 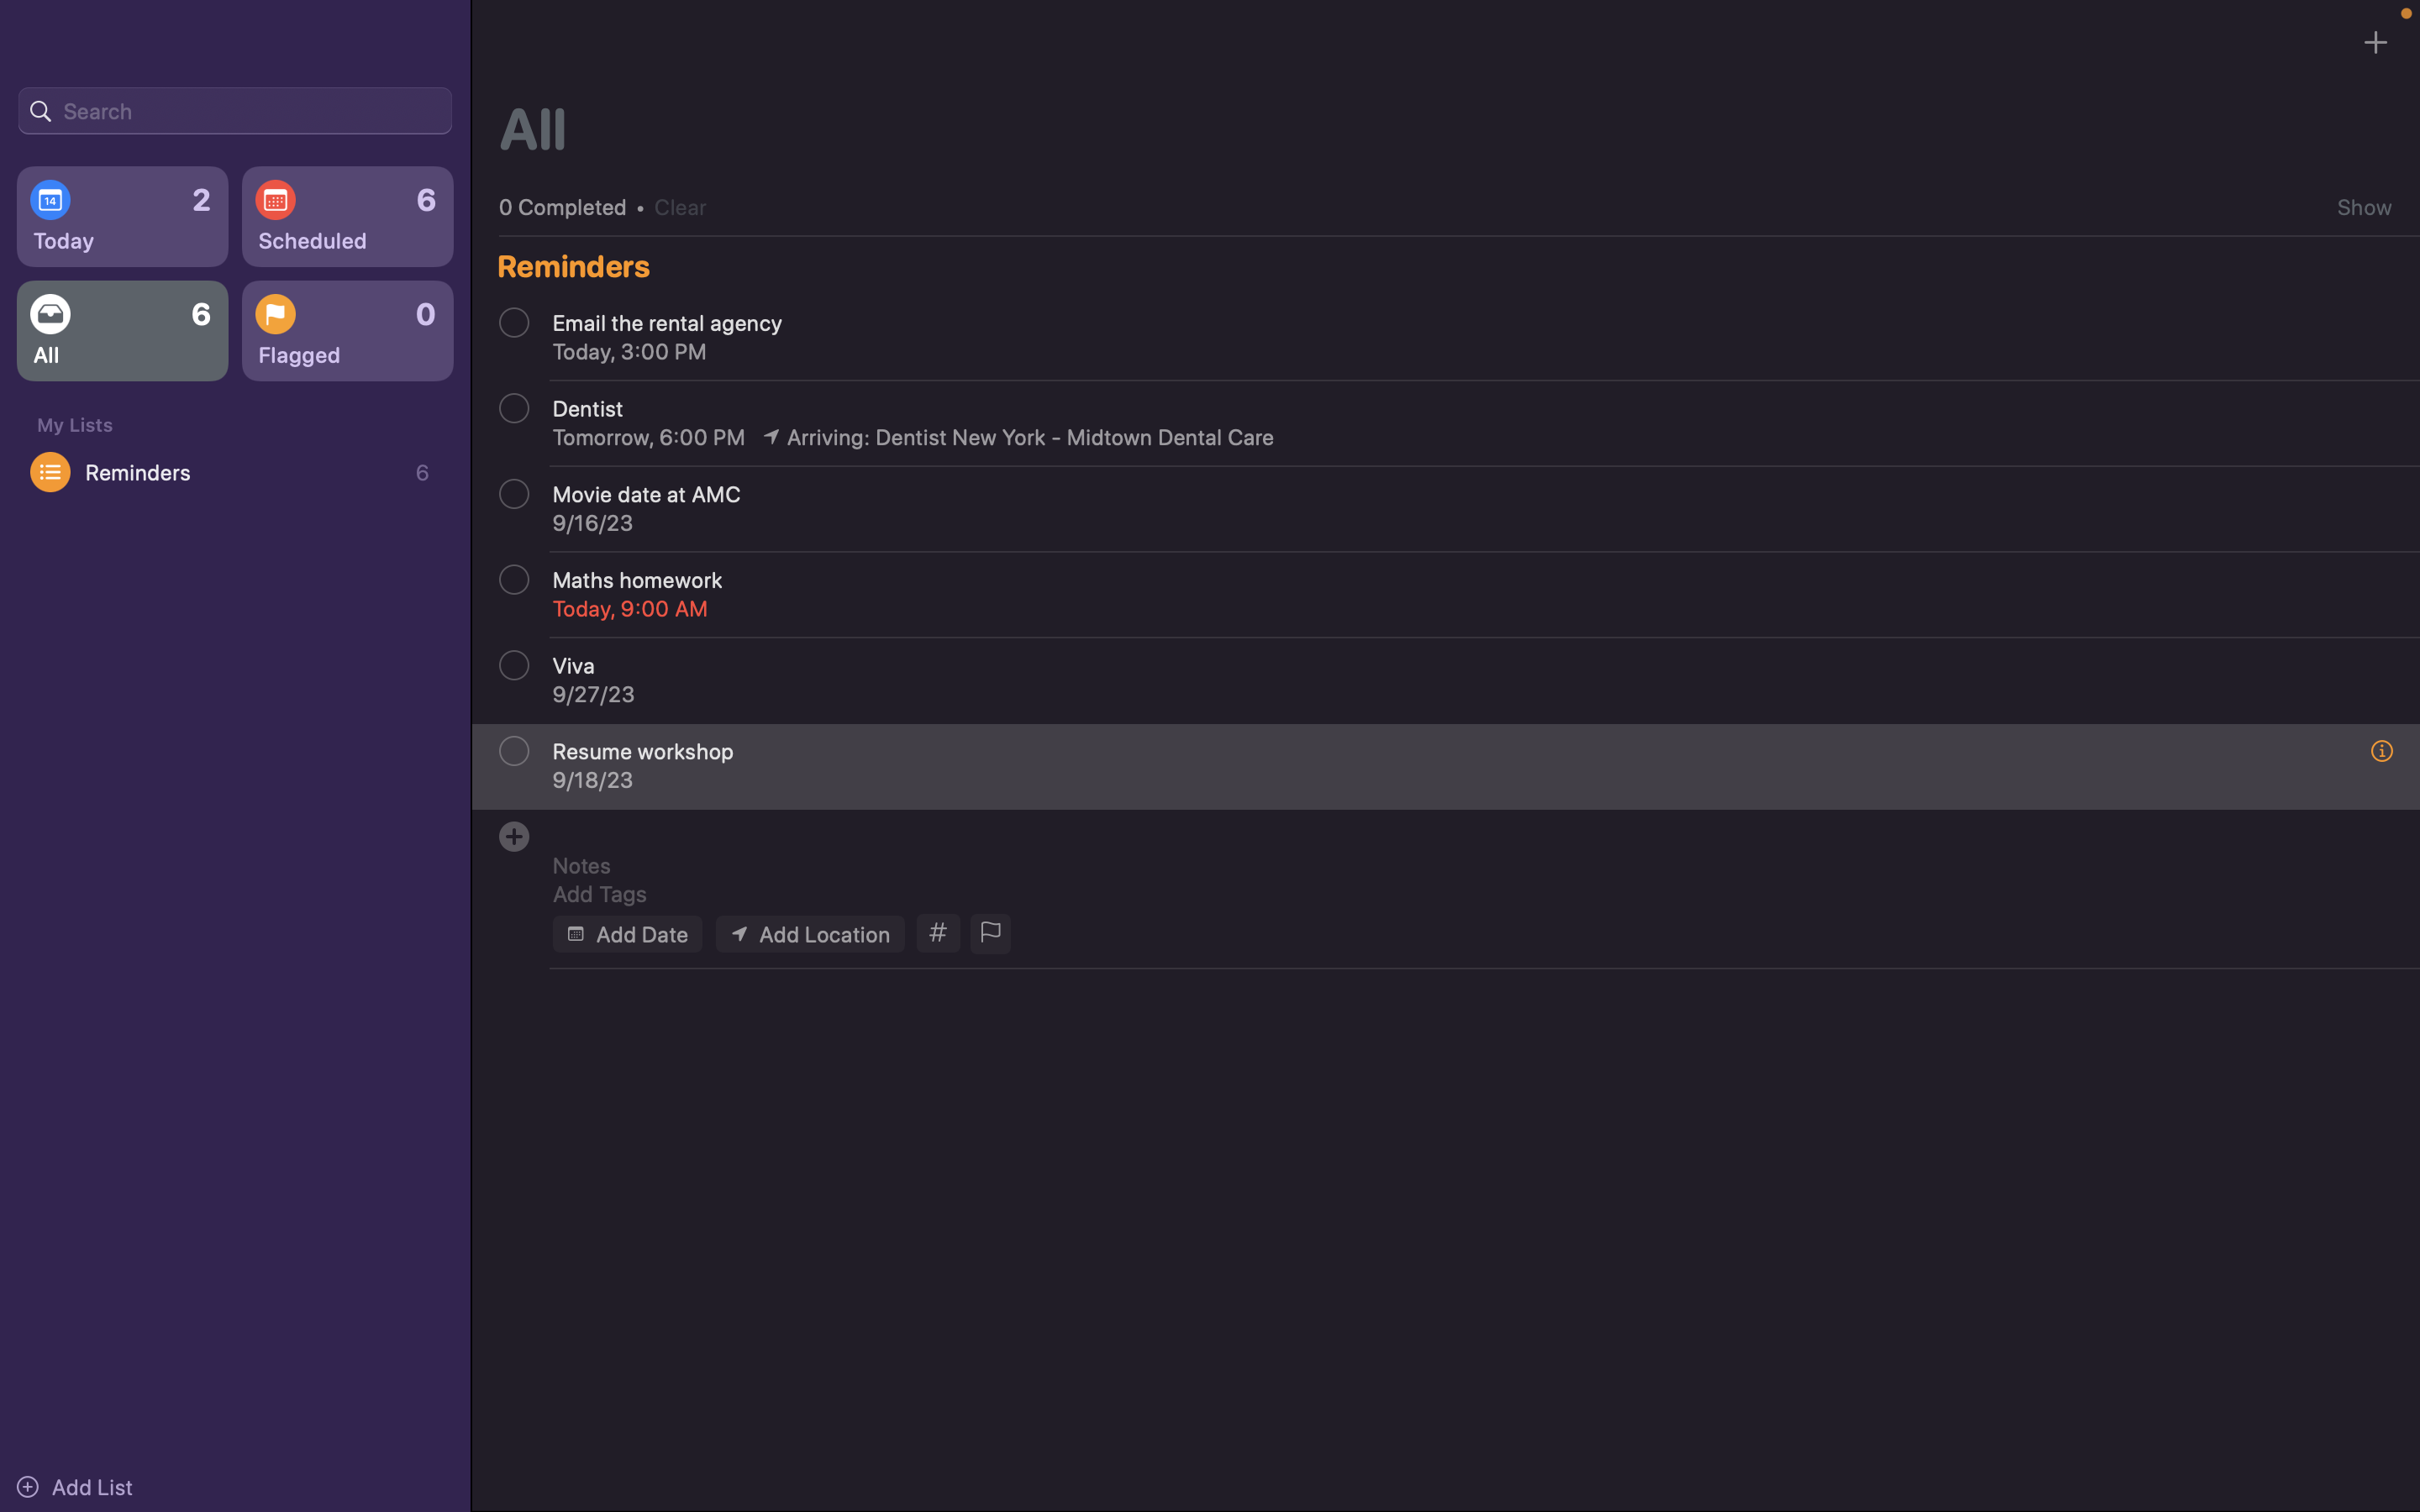 I want to click on Tag the event with "school" and "homework", so click(x=934, y=932).